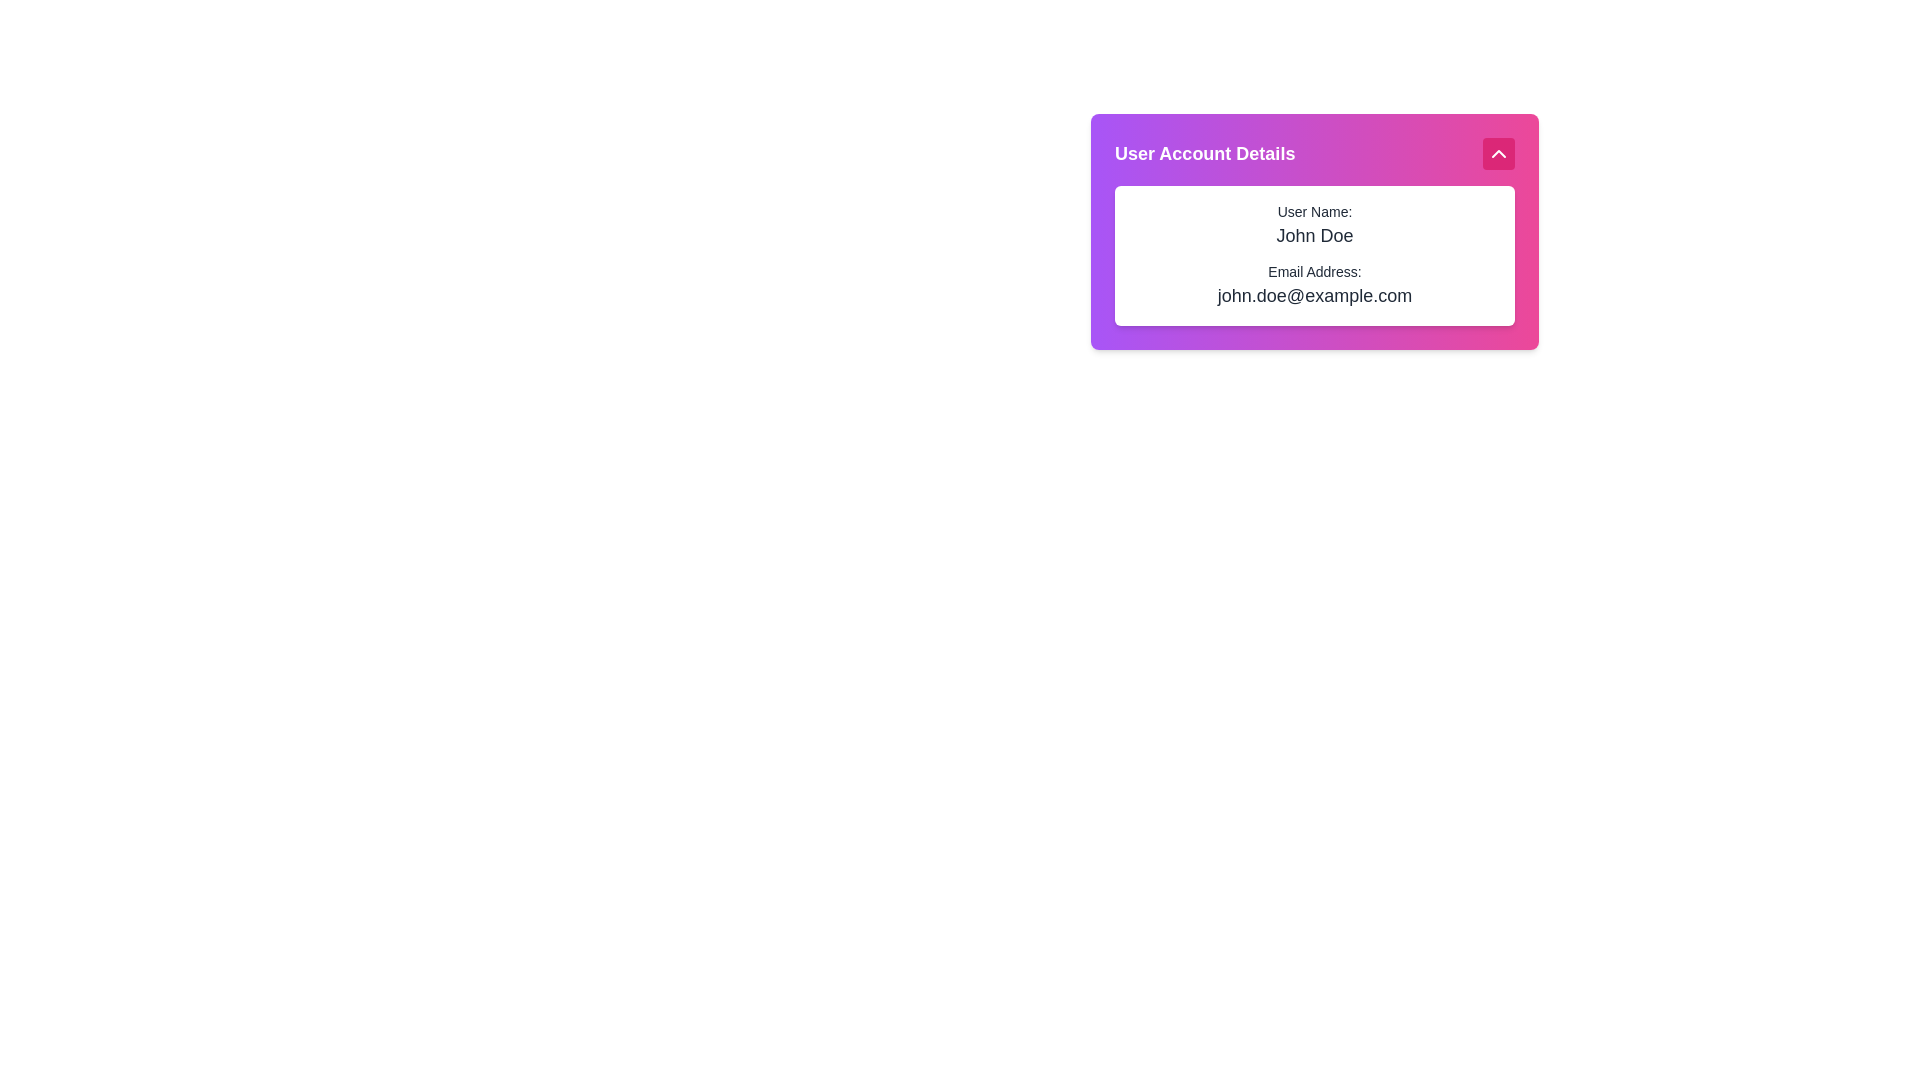  I want to click on the Text display block that shows 'User Name:' and 'John Doe', which is the first item in a list of user details displayed within a rectangular card, so click(1315, 225).